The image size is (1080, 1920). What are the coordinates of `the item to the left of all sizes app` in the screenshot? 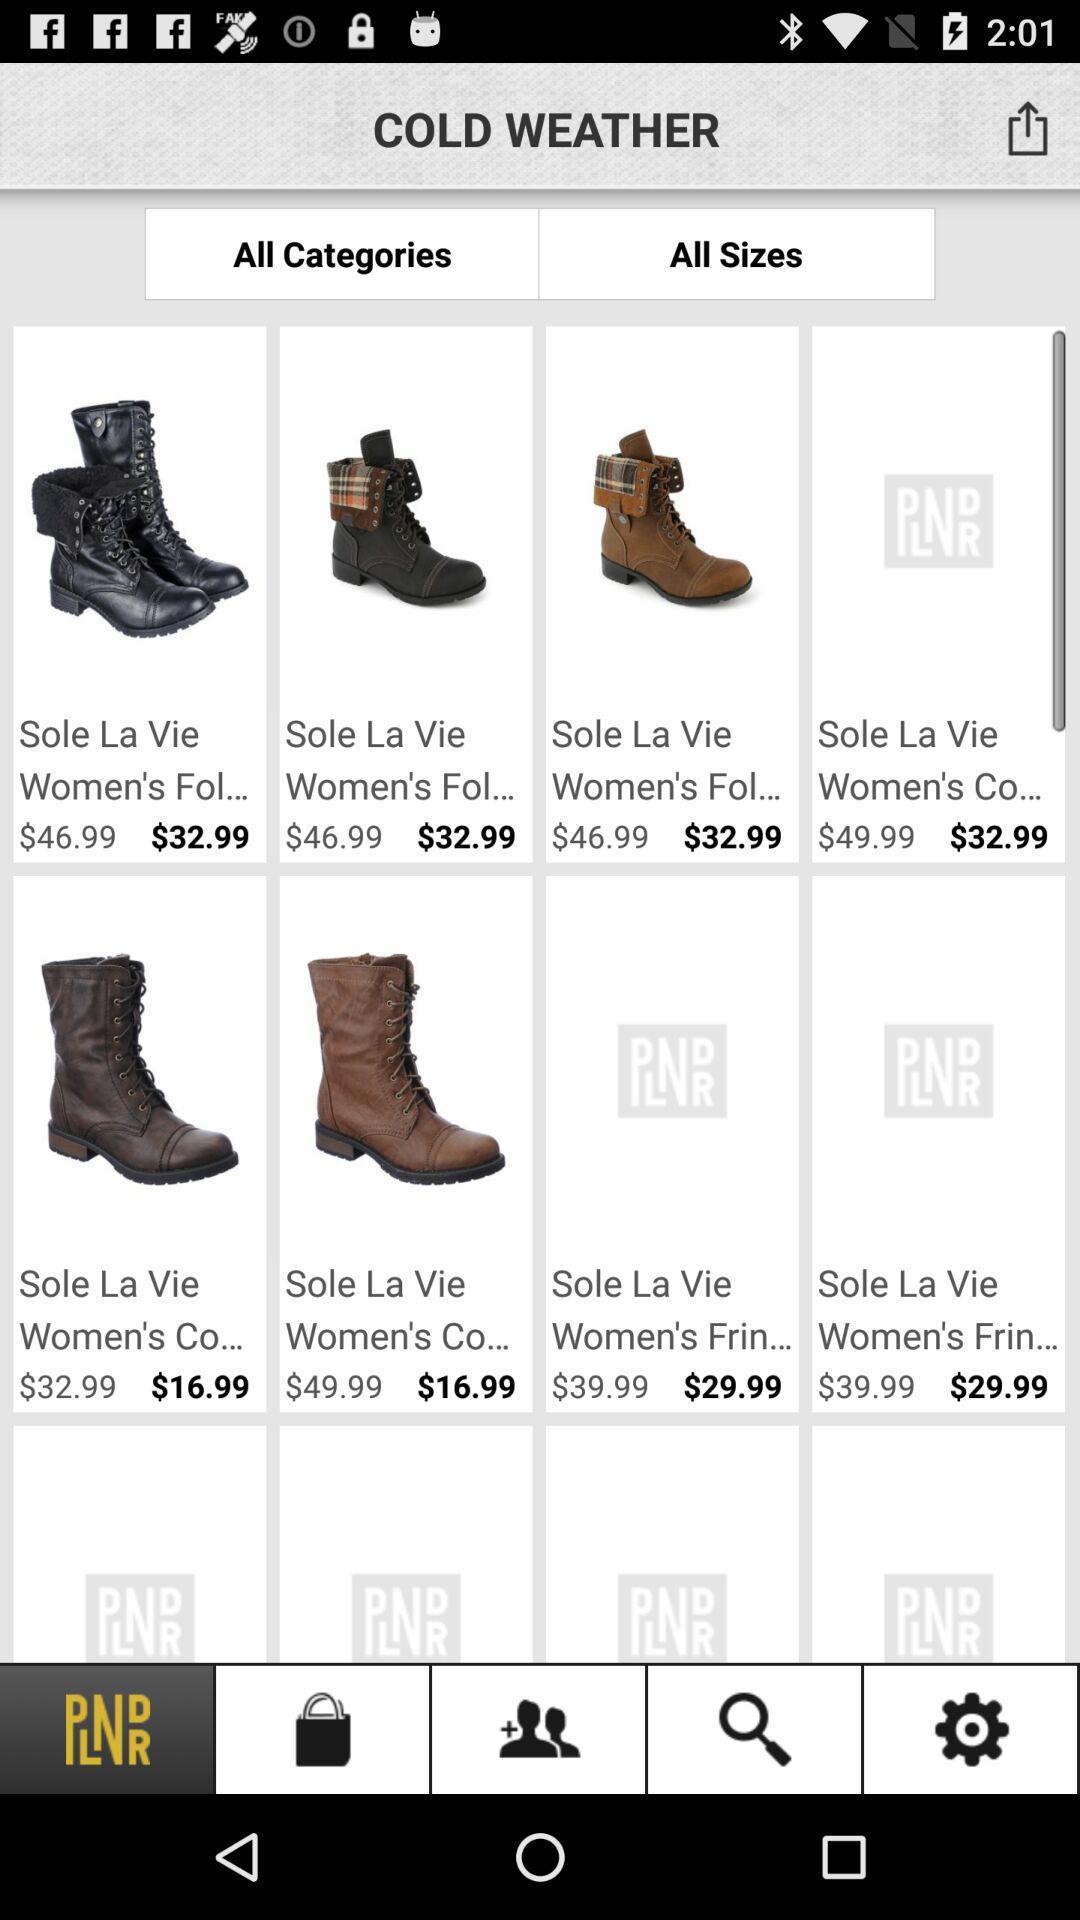 It's located at (341, 252).